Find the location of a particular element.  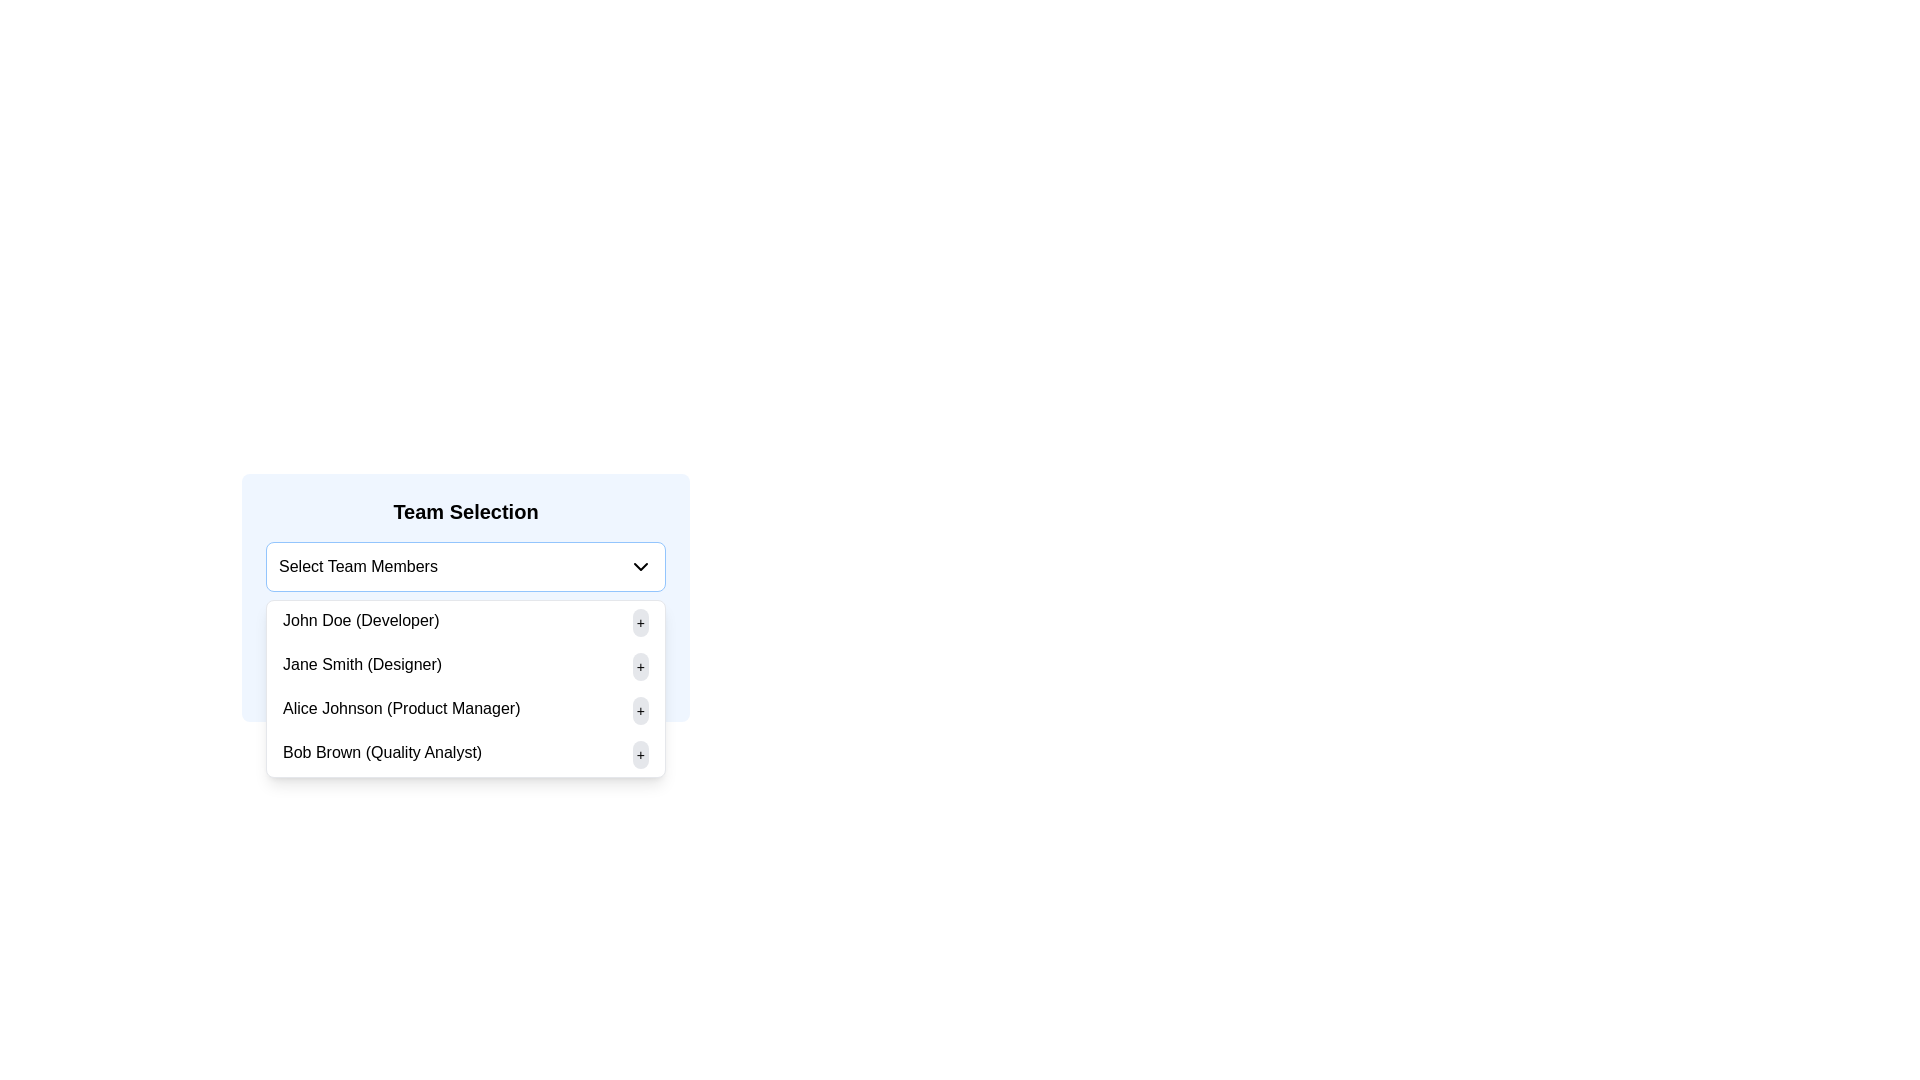

the '+' button of the first team member in the dropdown list under 'Select Team Members' is located at coordinates (464, 622).